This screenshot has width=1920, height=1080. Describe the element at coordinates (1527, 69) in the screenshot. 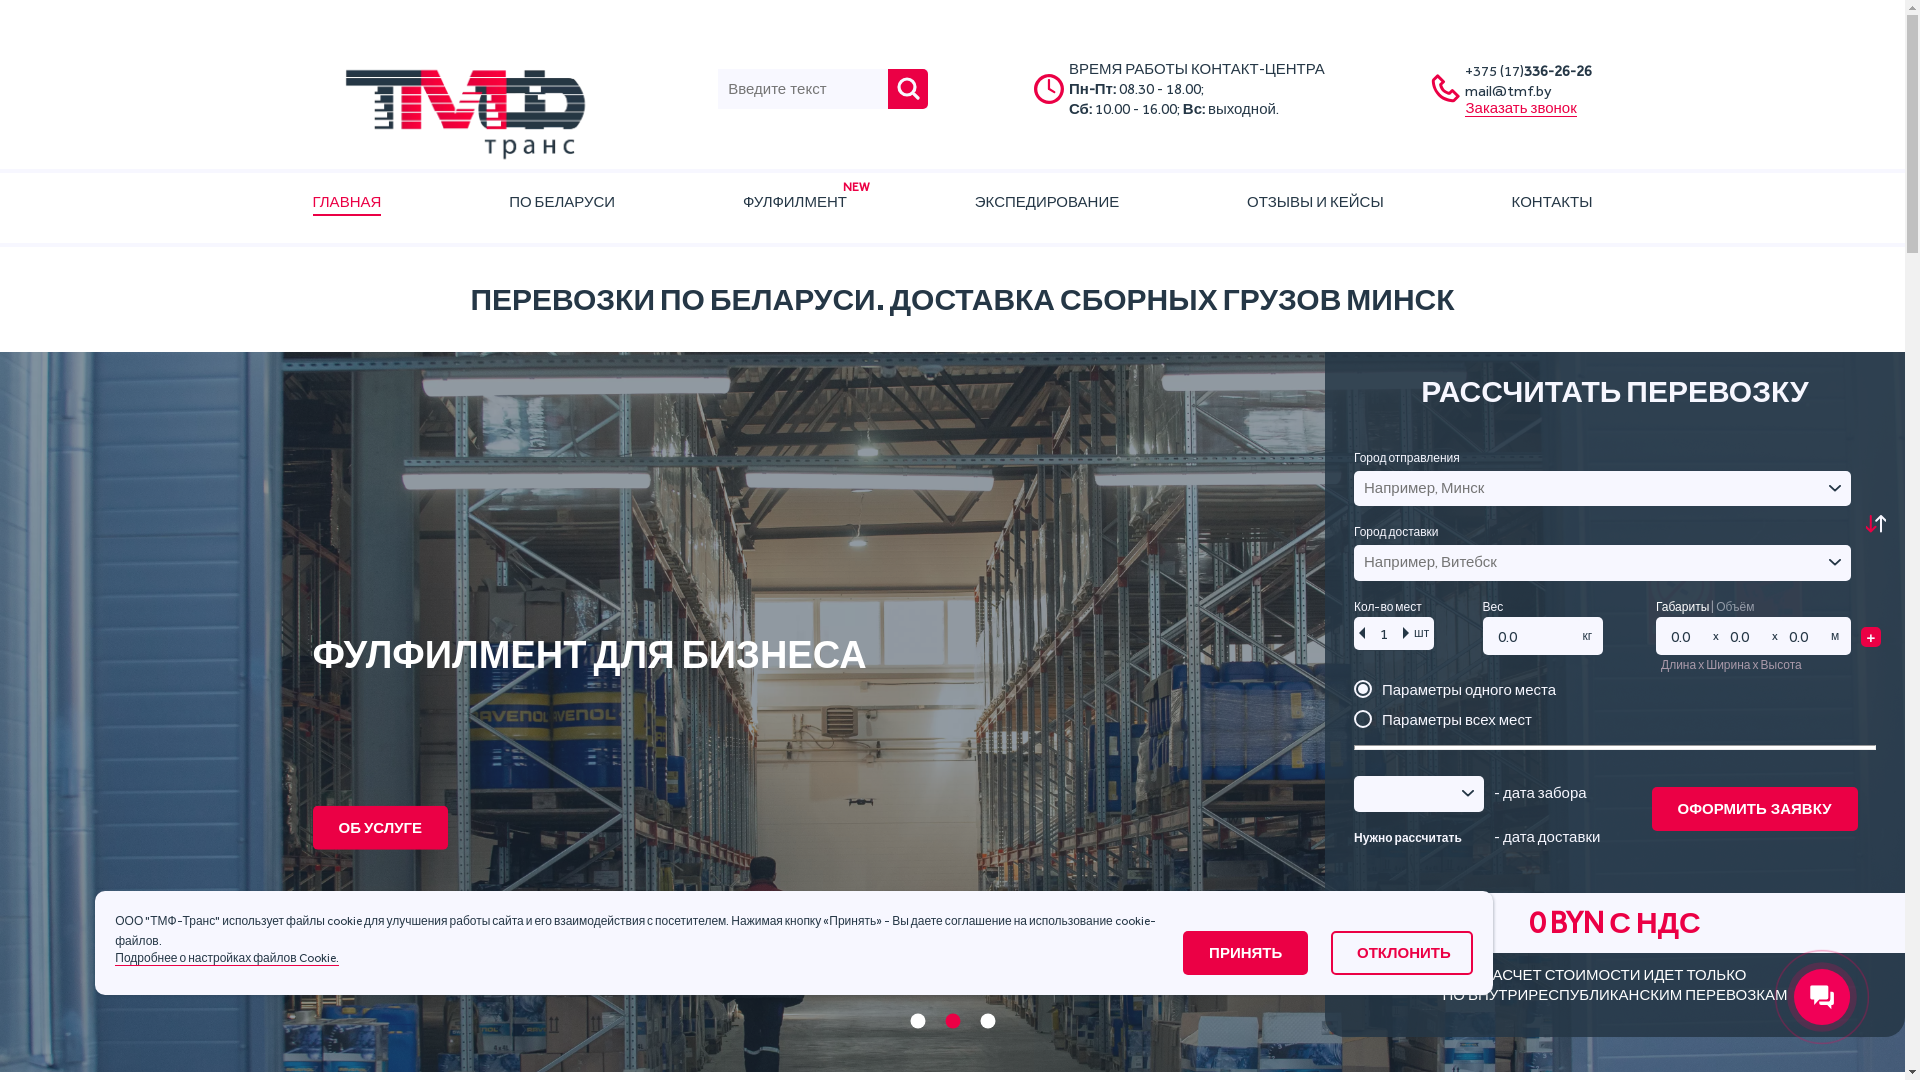

I see `'+375 (17)336-26-26'` at that location.